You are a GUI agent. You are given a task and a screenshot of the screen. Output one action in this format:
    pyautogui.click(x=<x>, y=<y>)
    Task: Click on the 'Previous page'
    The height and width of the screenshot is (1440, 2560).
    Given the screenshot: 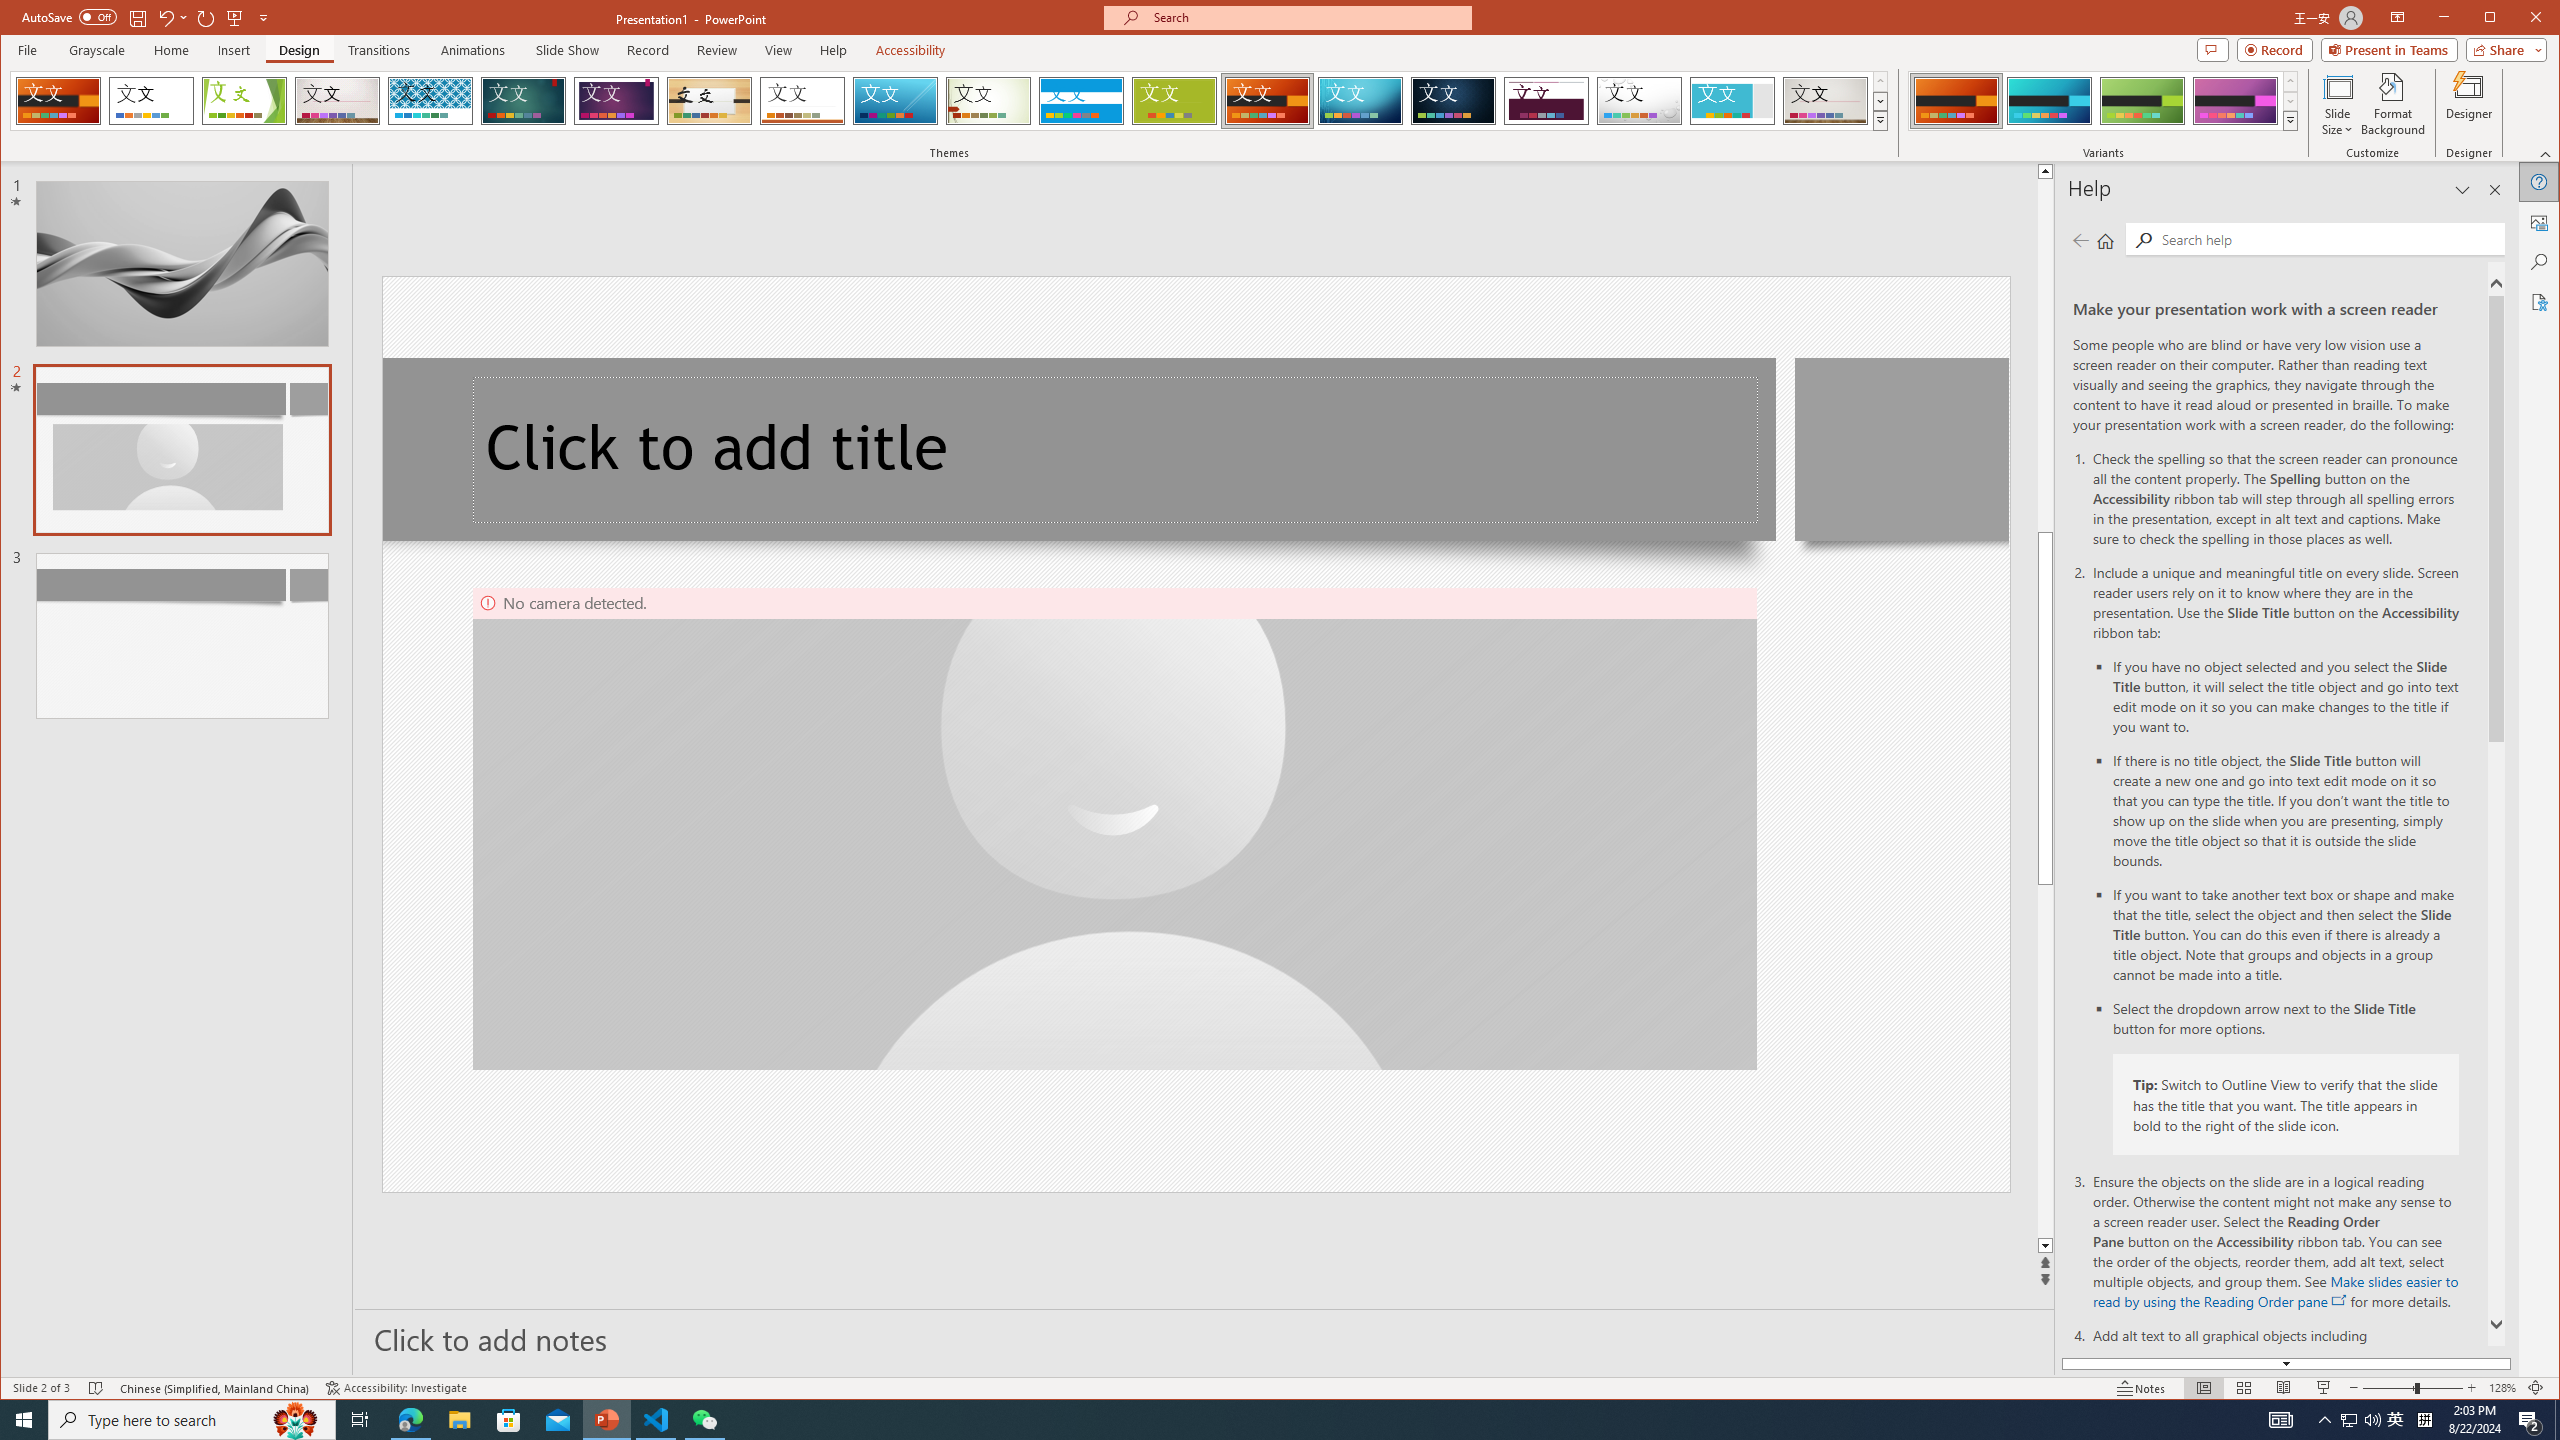 What is the action you would take?
    pyautogui.click(x=2080, y=240)
    